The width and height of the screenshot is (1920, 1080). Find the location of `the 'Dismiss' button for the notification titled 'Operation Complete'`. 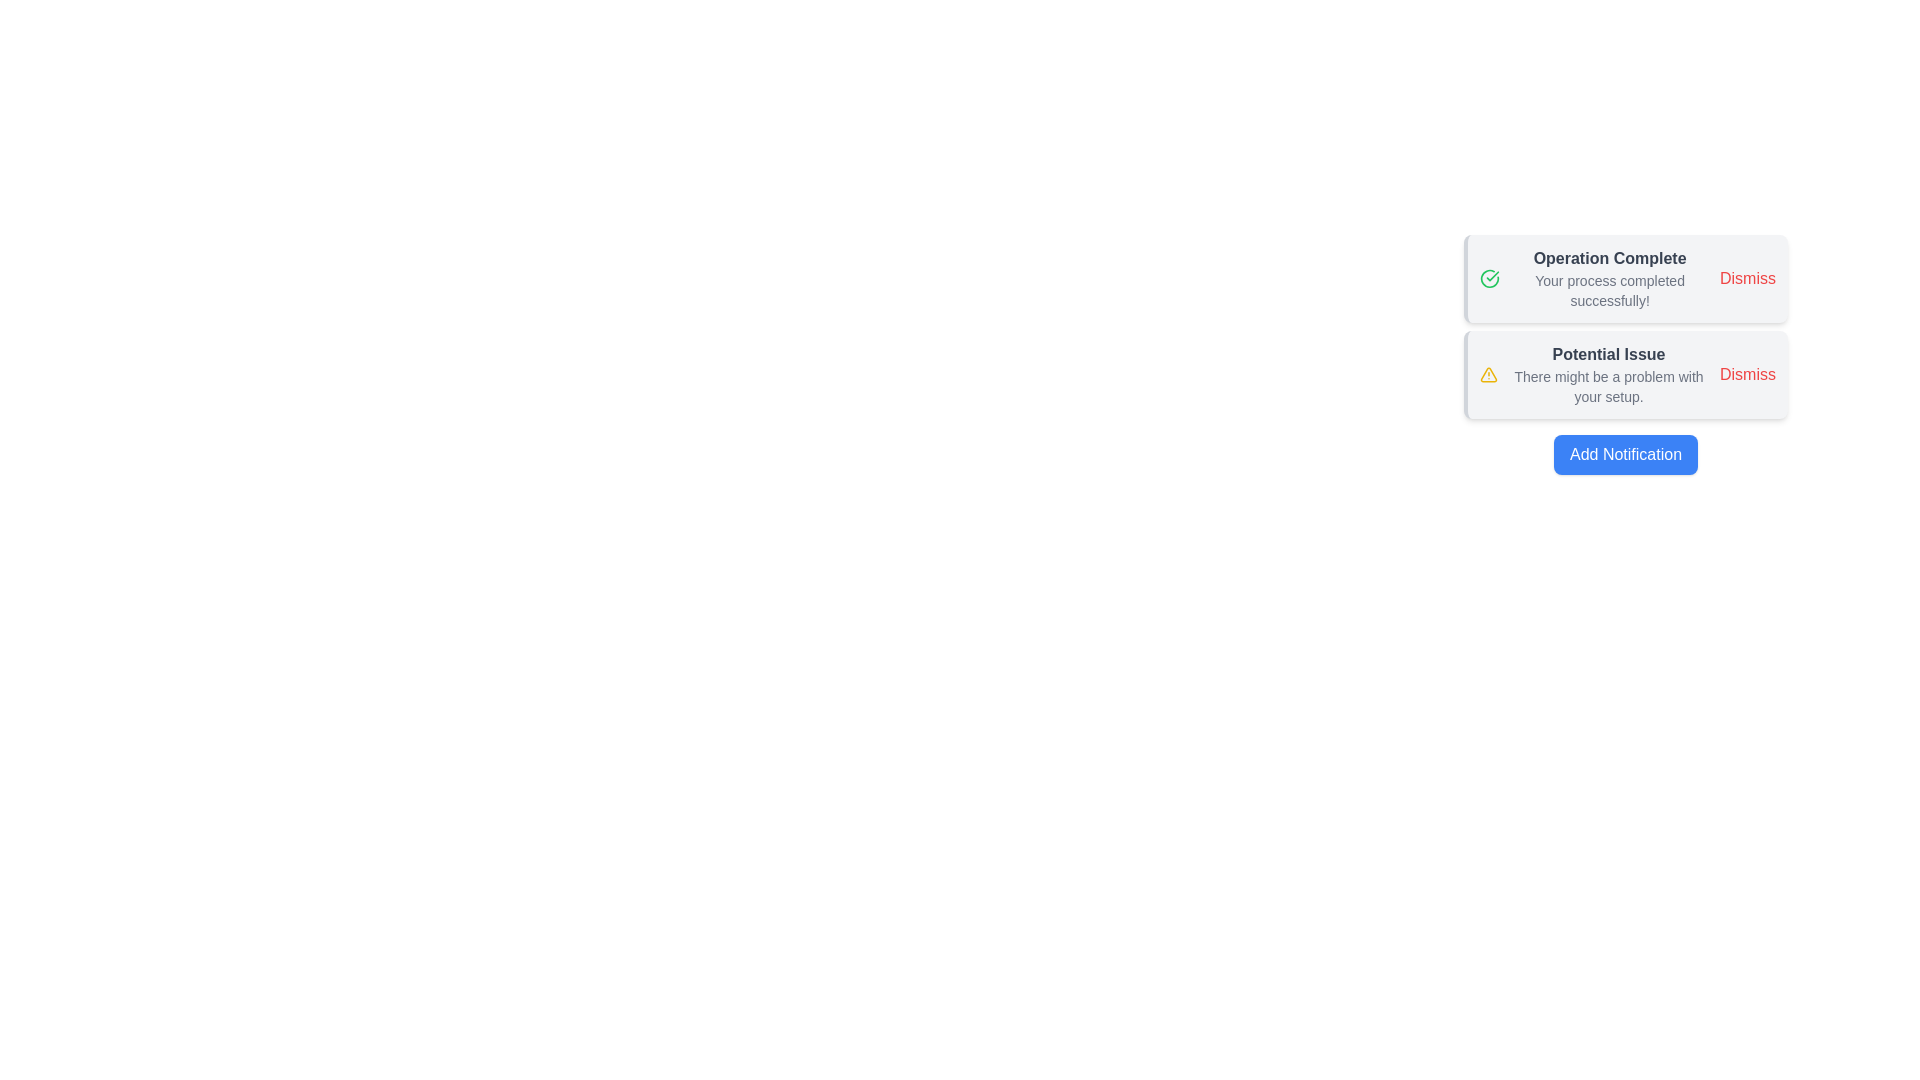

the 'Dismiss' button for the notification titled 'Operation Complete' is located at coordinates (1746, 278).